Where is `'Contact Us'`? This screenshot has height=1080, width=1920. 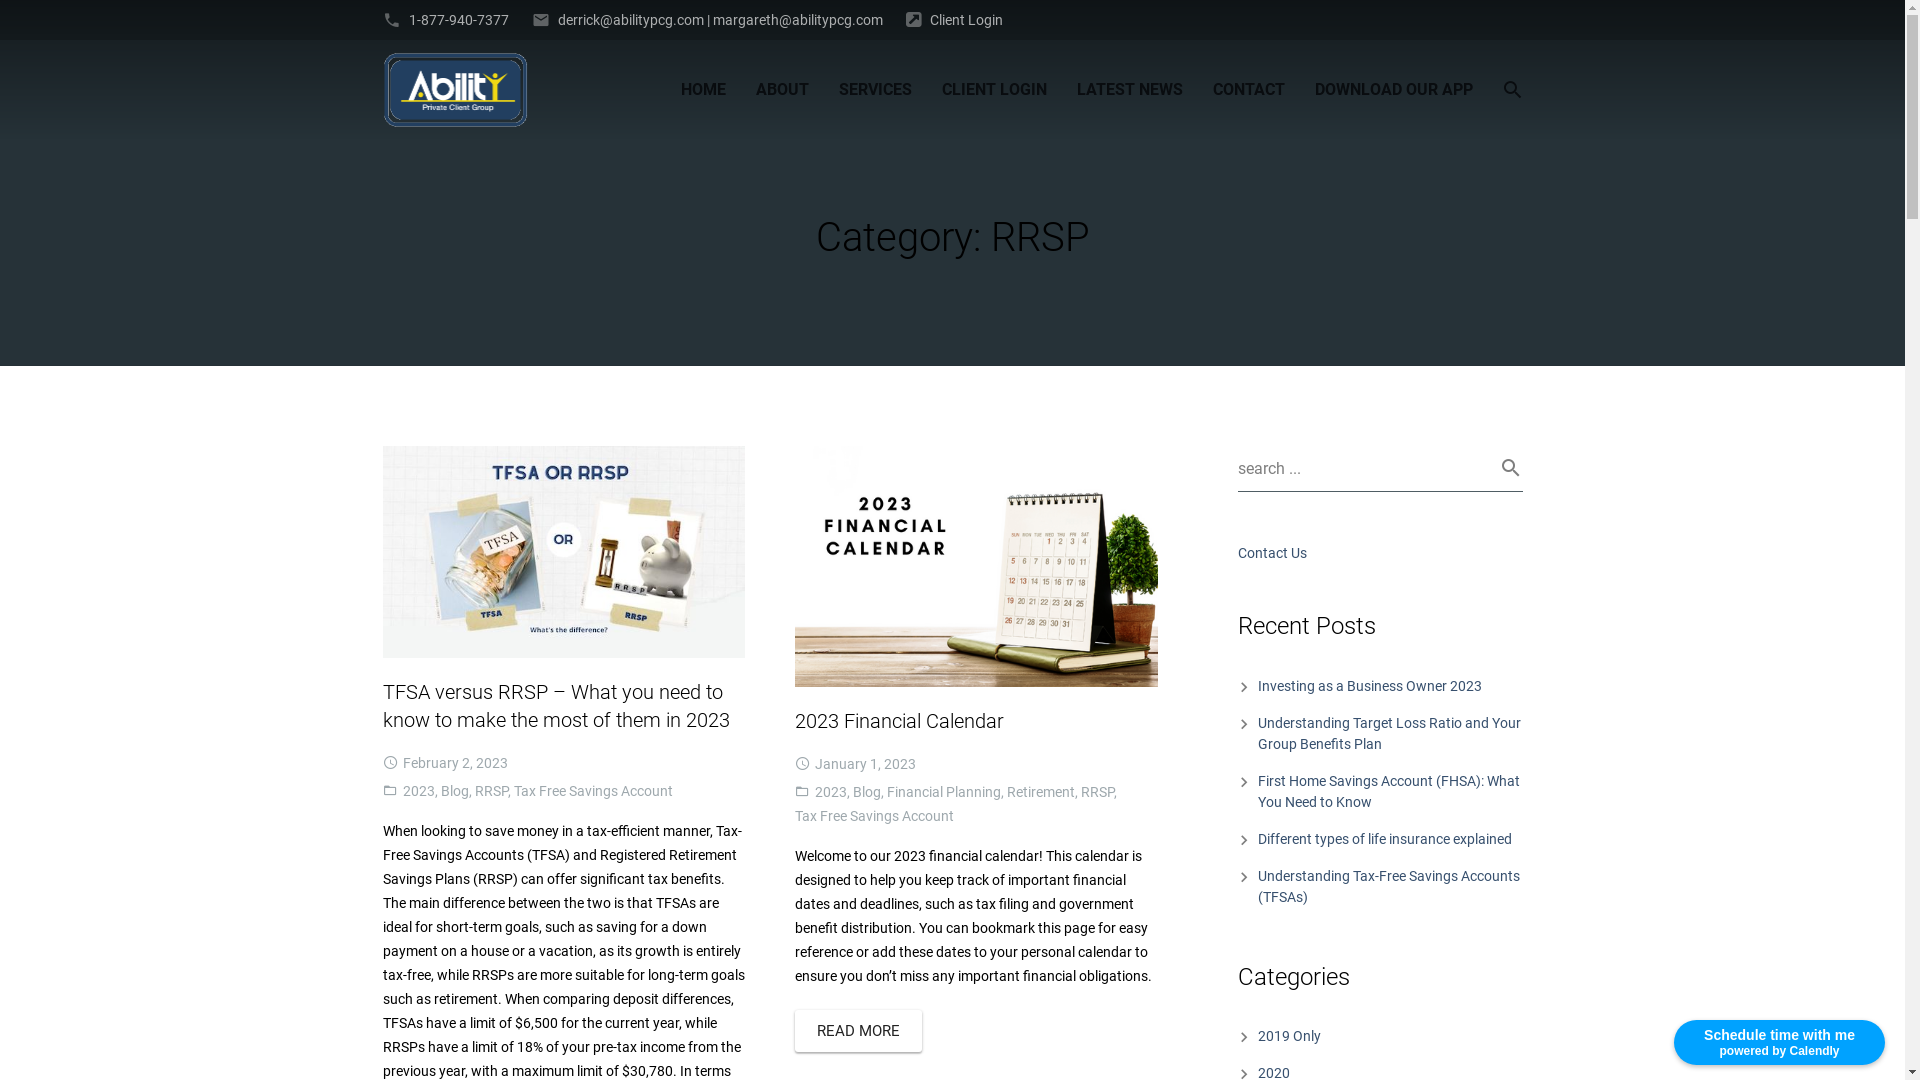
'Contact Us' is located at coordinates (1237, 552).